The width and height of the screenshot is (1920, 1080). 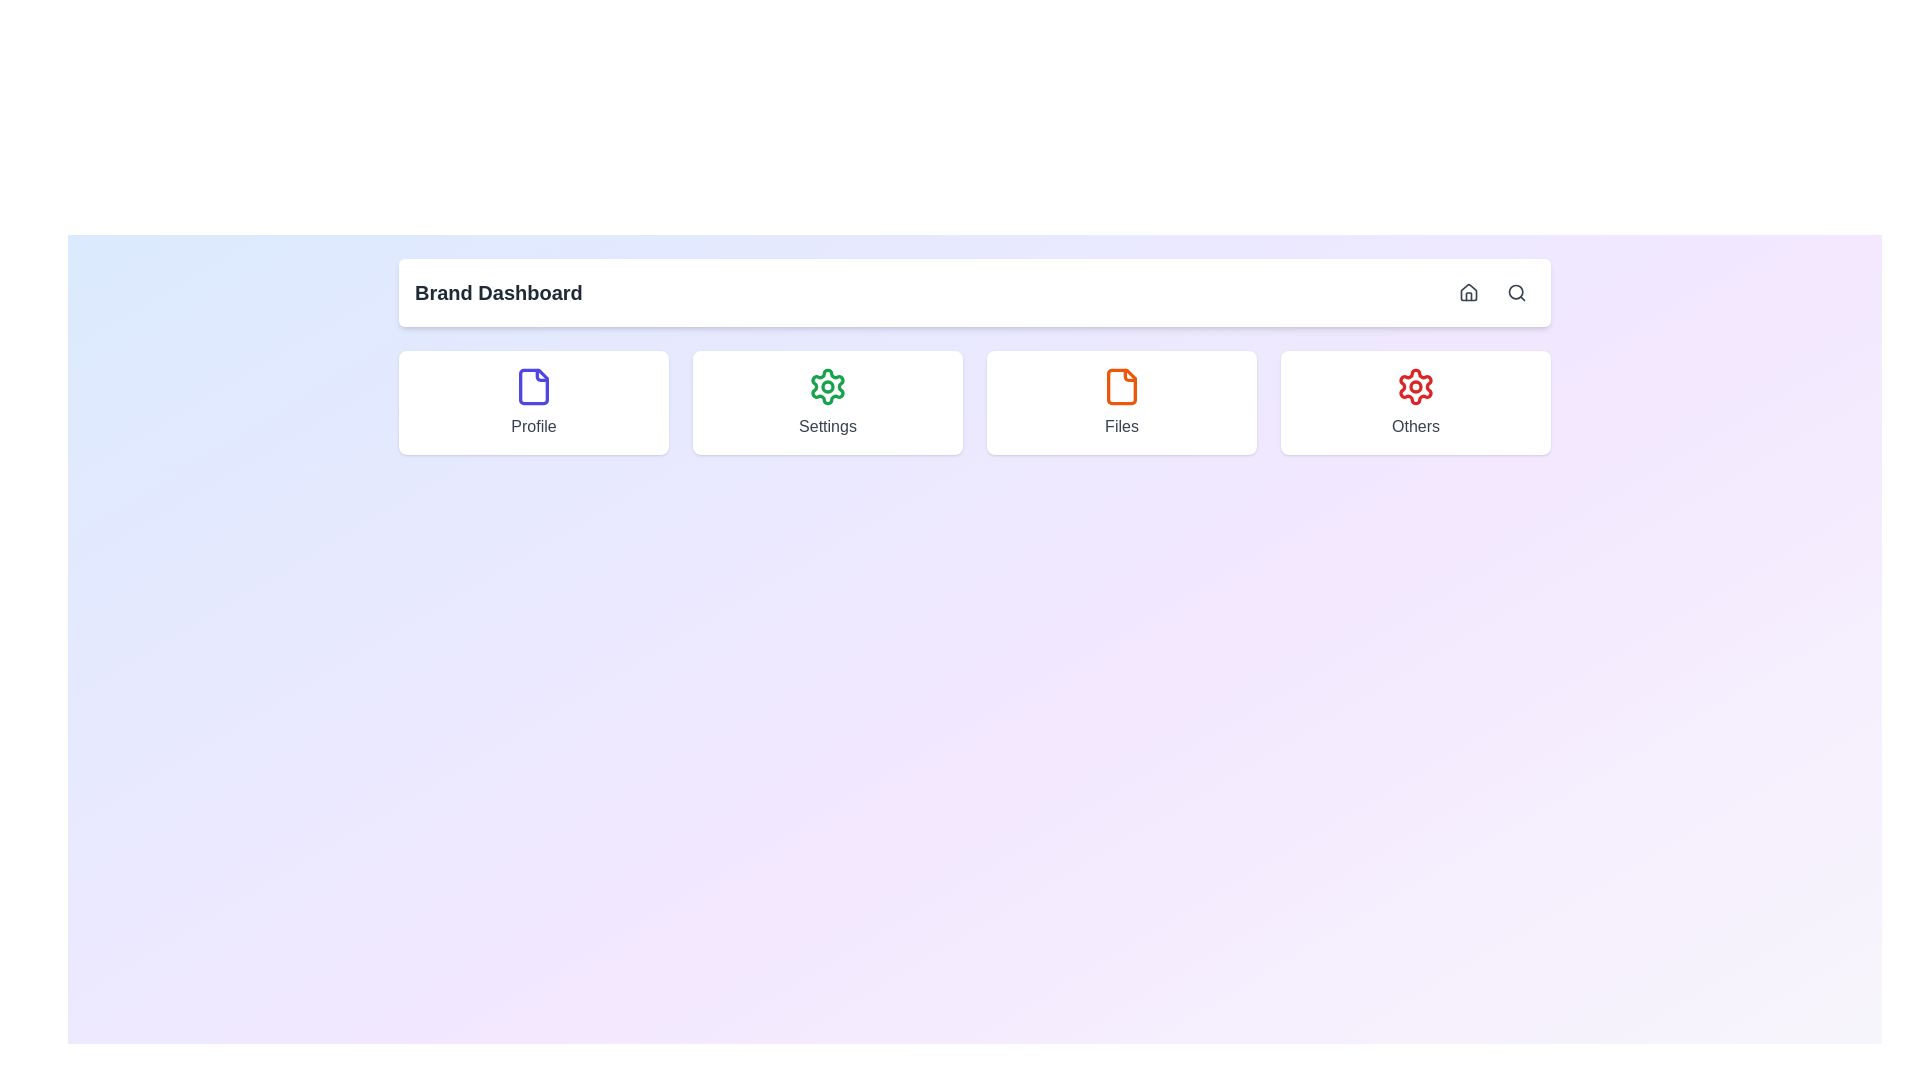 I want to click on the search icon button located at the top-right of the interface to initiate a search action, so click(x=1516, y=293).